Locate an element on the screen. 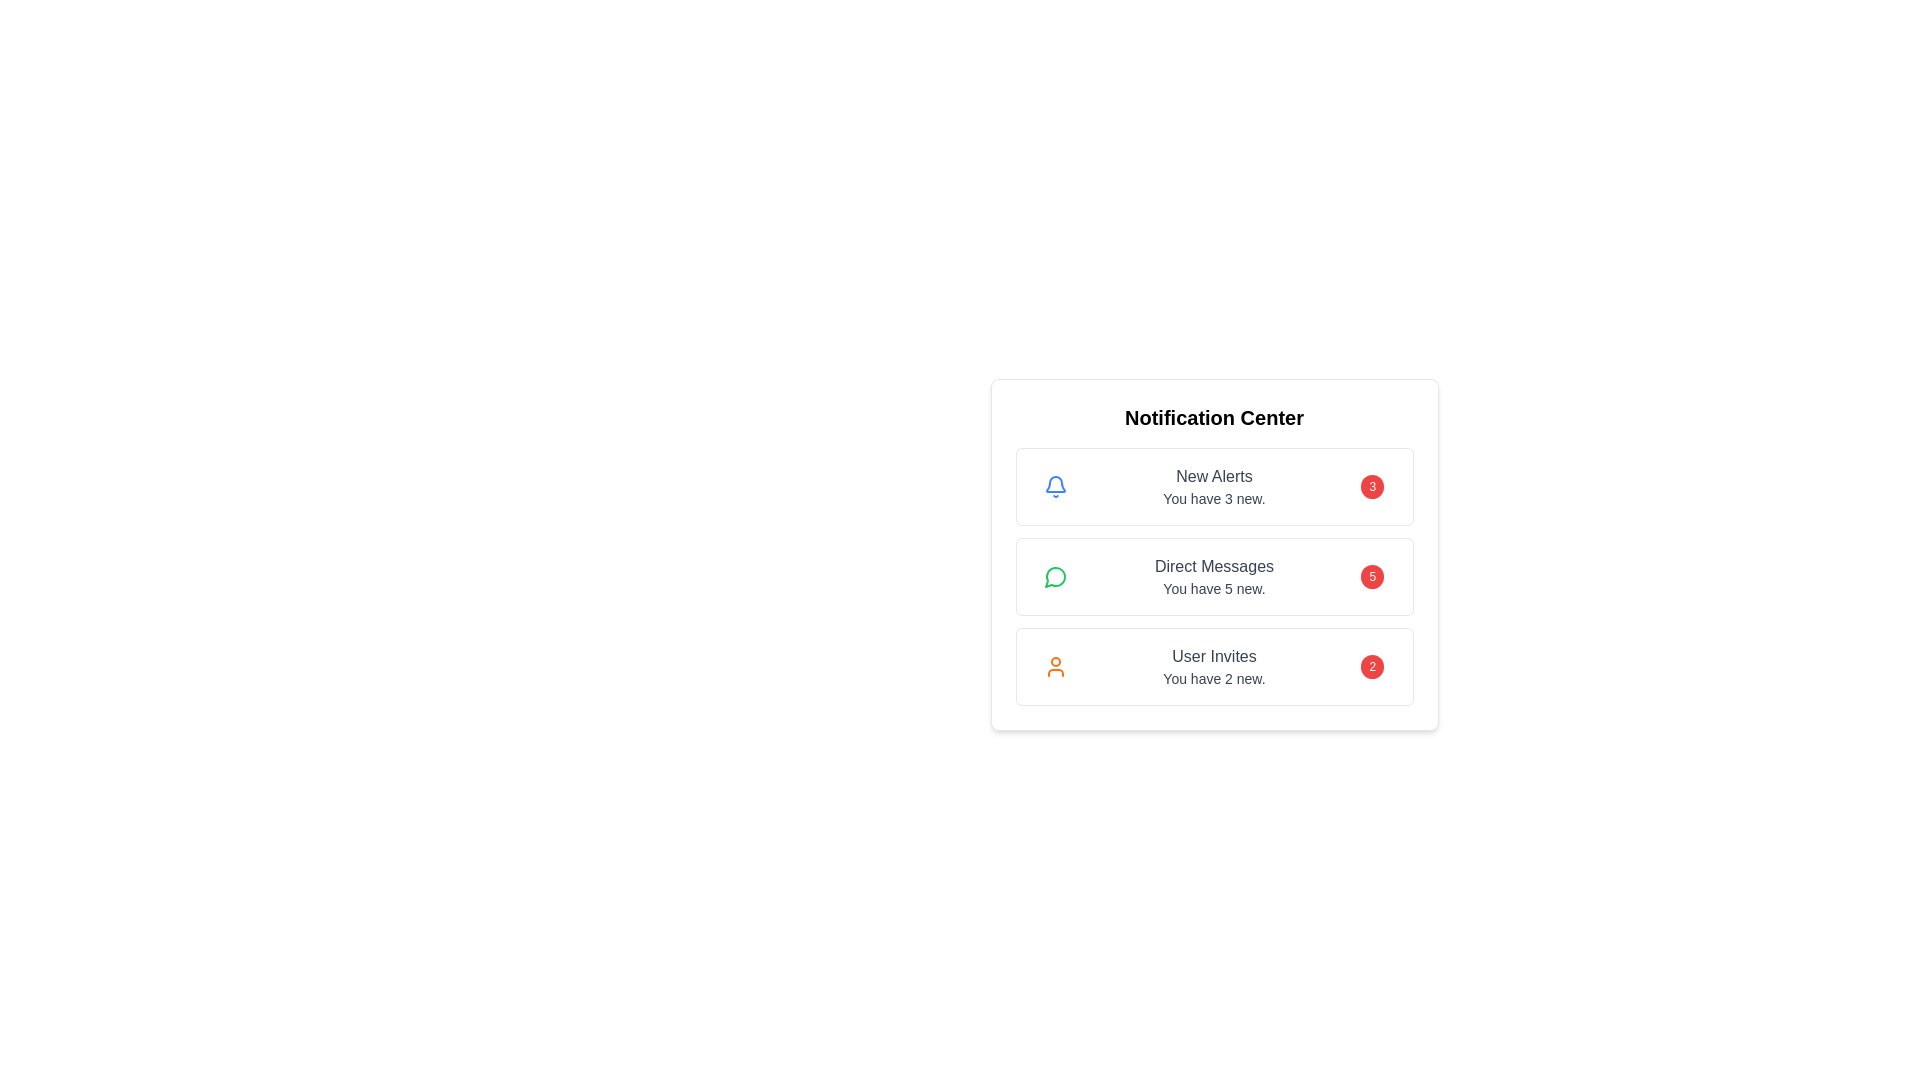  green circular icon with a speech bubble outline located in the second row of the notification center, which represents 'Direct Messages.' is located at coordinates (1055, 577).